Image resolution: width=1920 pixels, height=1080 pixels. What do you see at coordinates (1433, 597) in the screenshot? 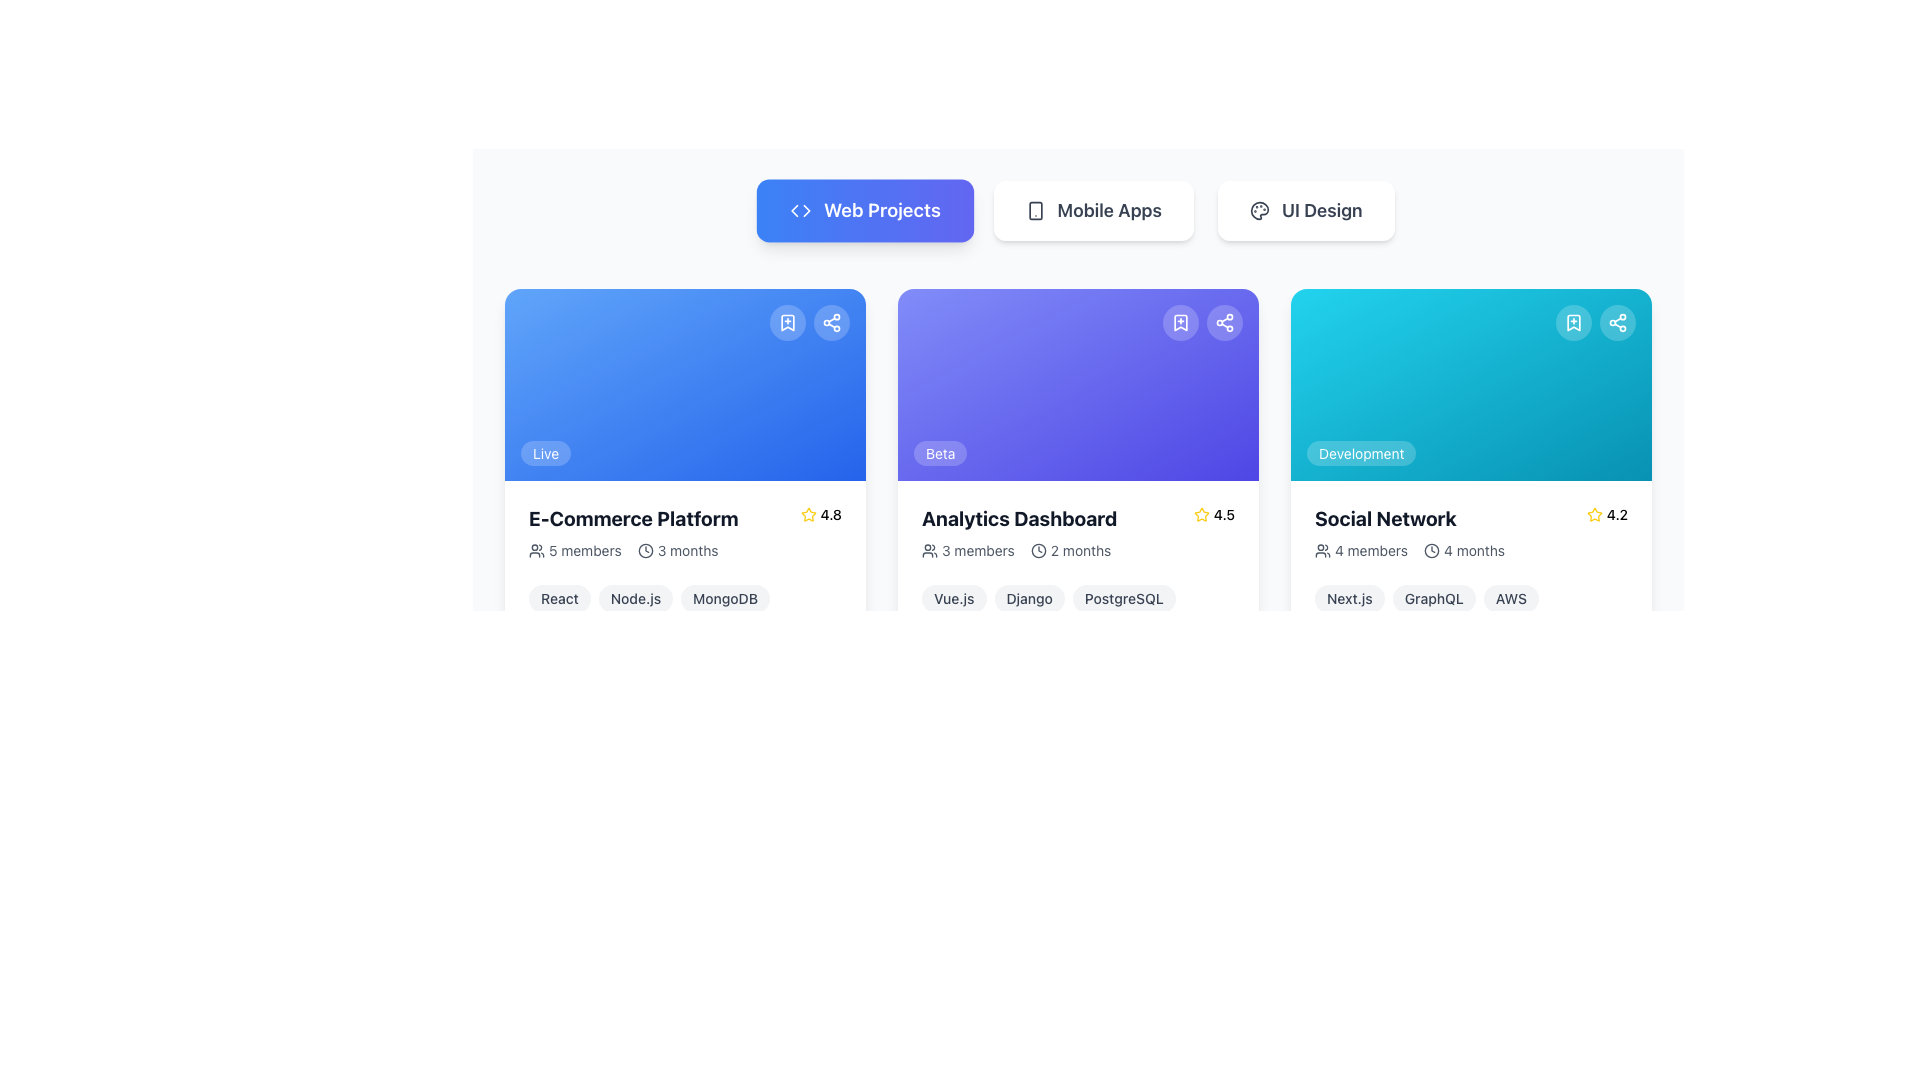
I see `text within the second label tag associated with the 'Social Network' card, positioned between 'Next.js' and 'AWS'` at bounding box center [1433, 597].